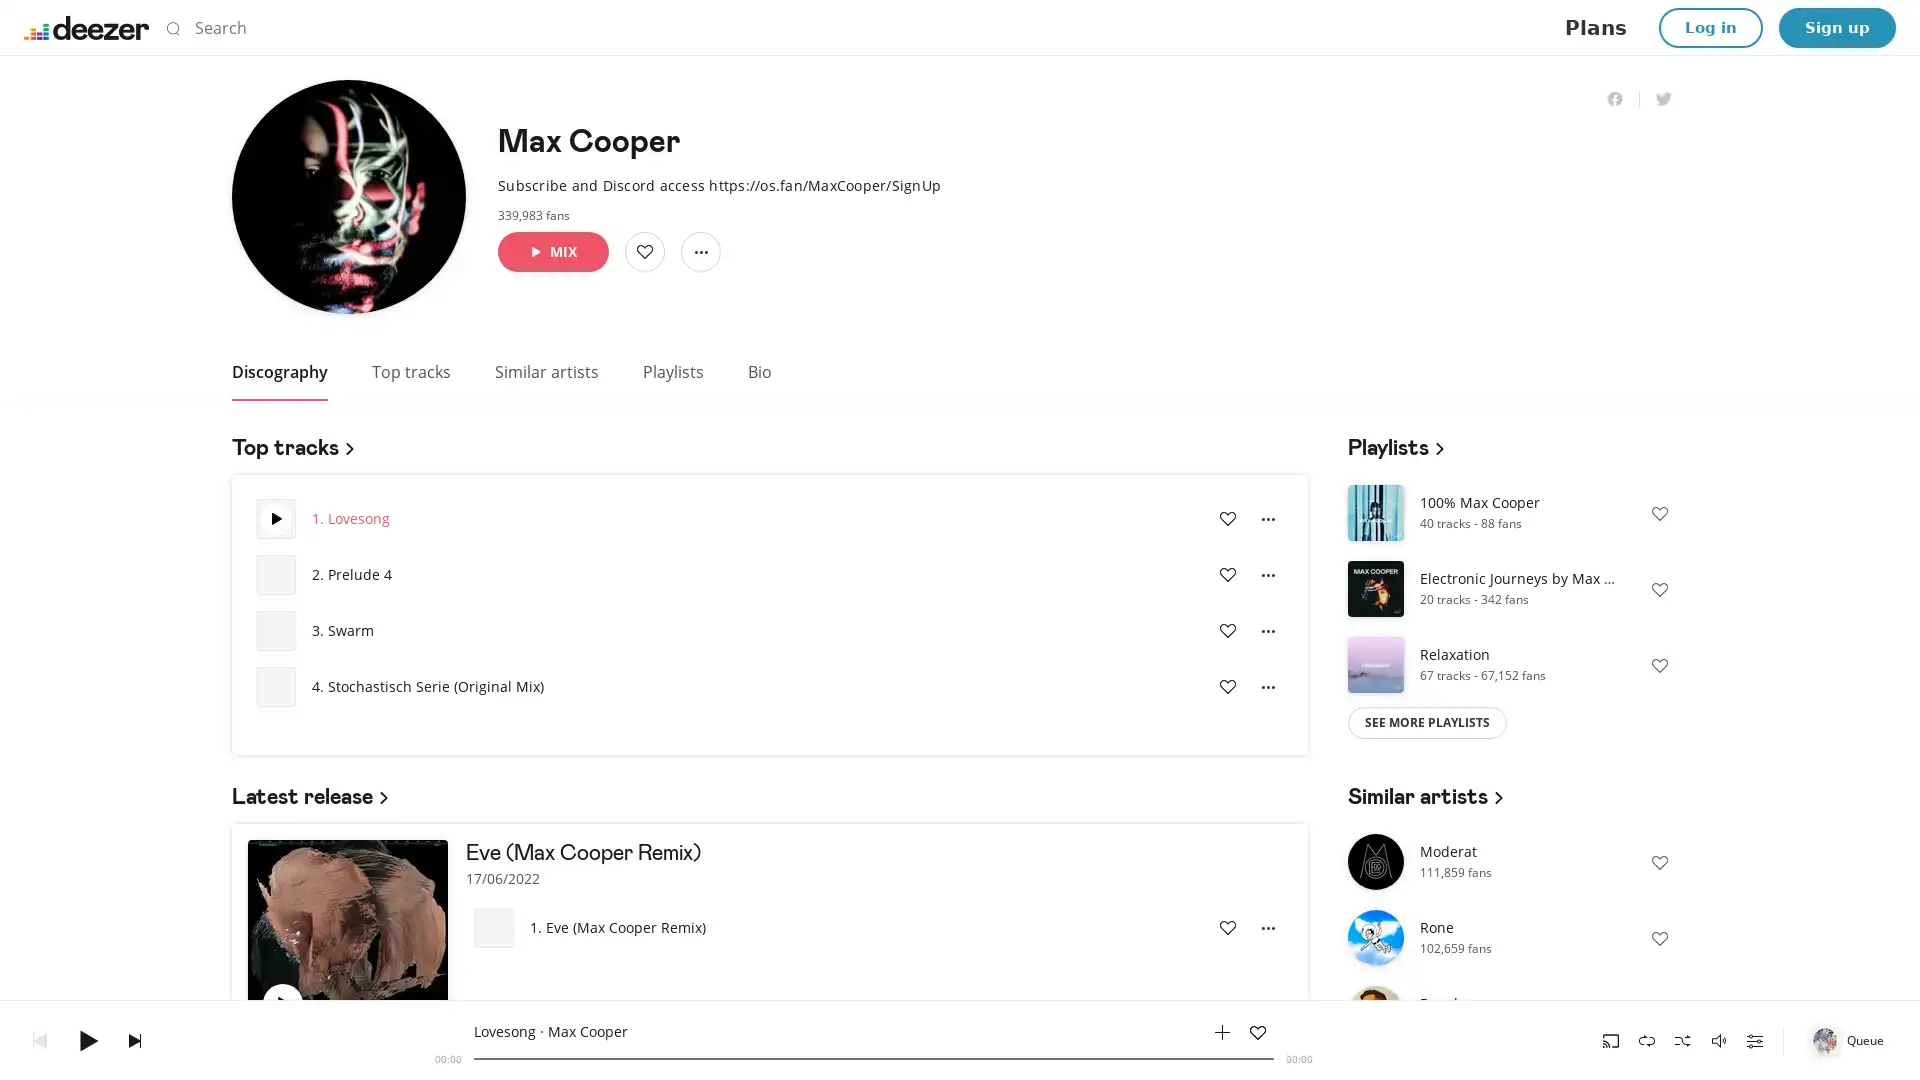 This screenshot has height=1080, width=1920. Describe the element at coordinates (39, 1039) in the screenshot. I see `Back` at that location.